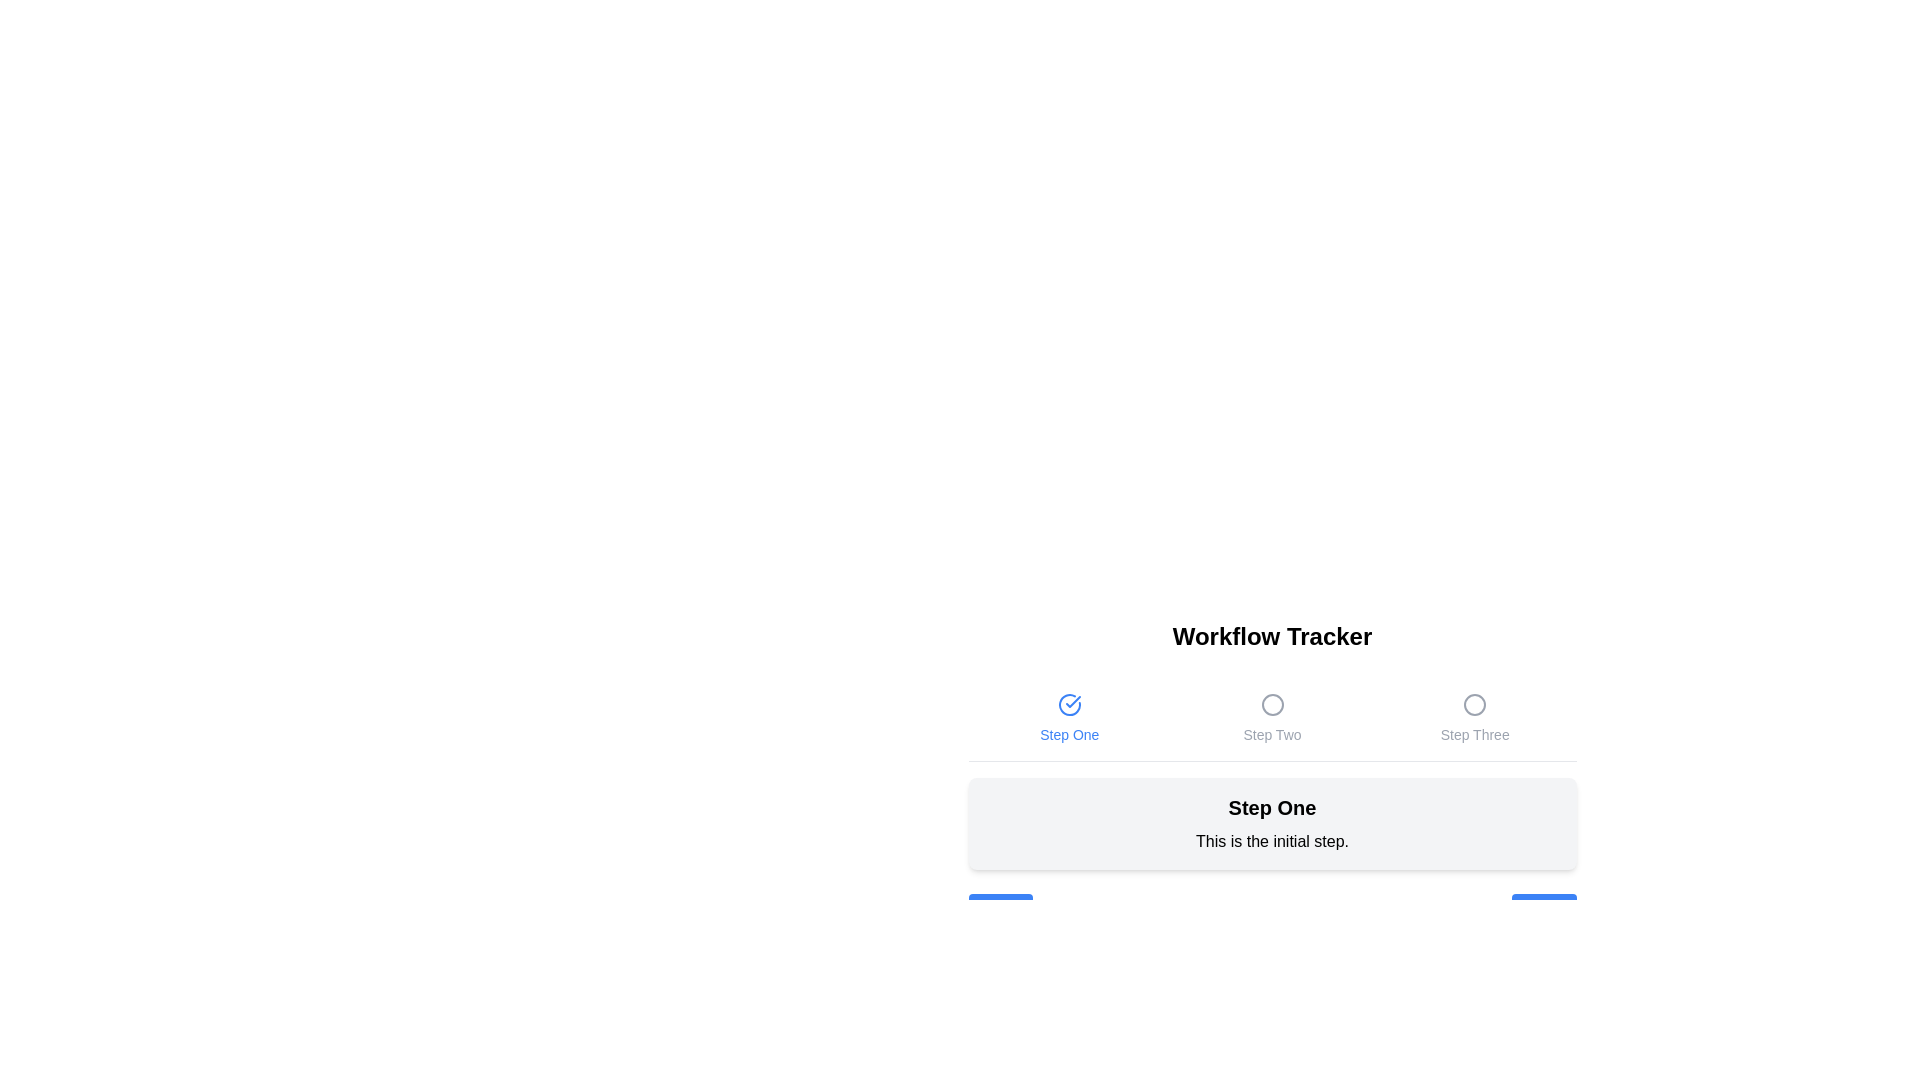  I want to click on the 'Step Two' progress indicator icon, which signifies the second step in a multi-step process, so click(1271, 704).